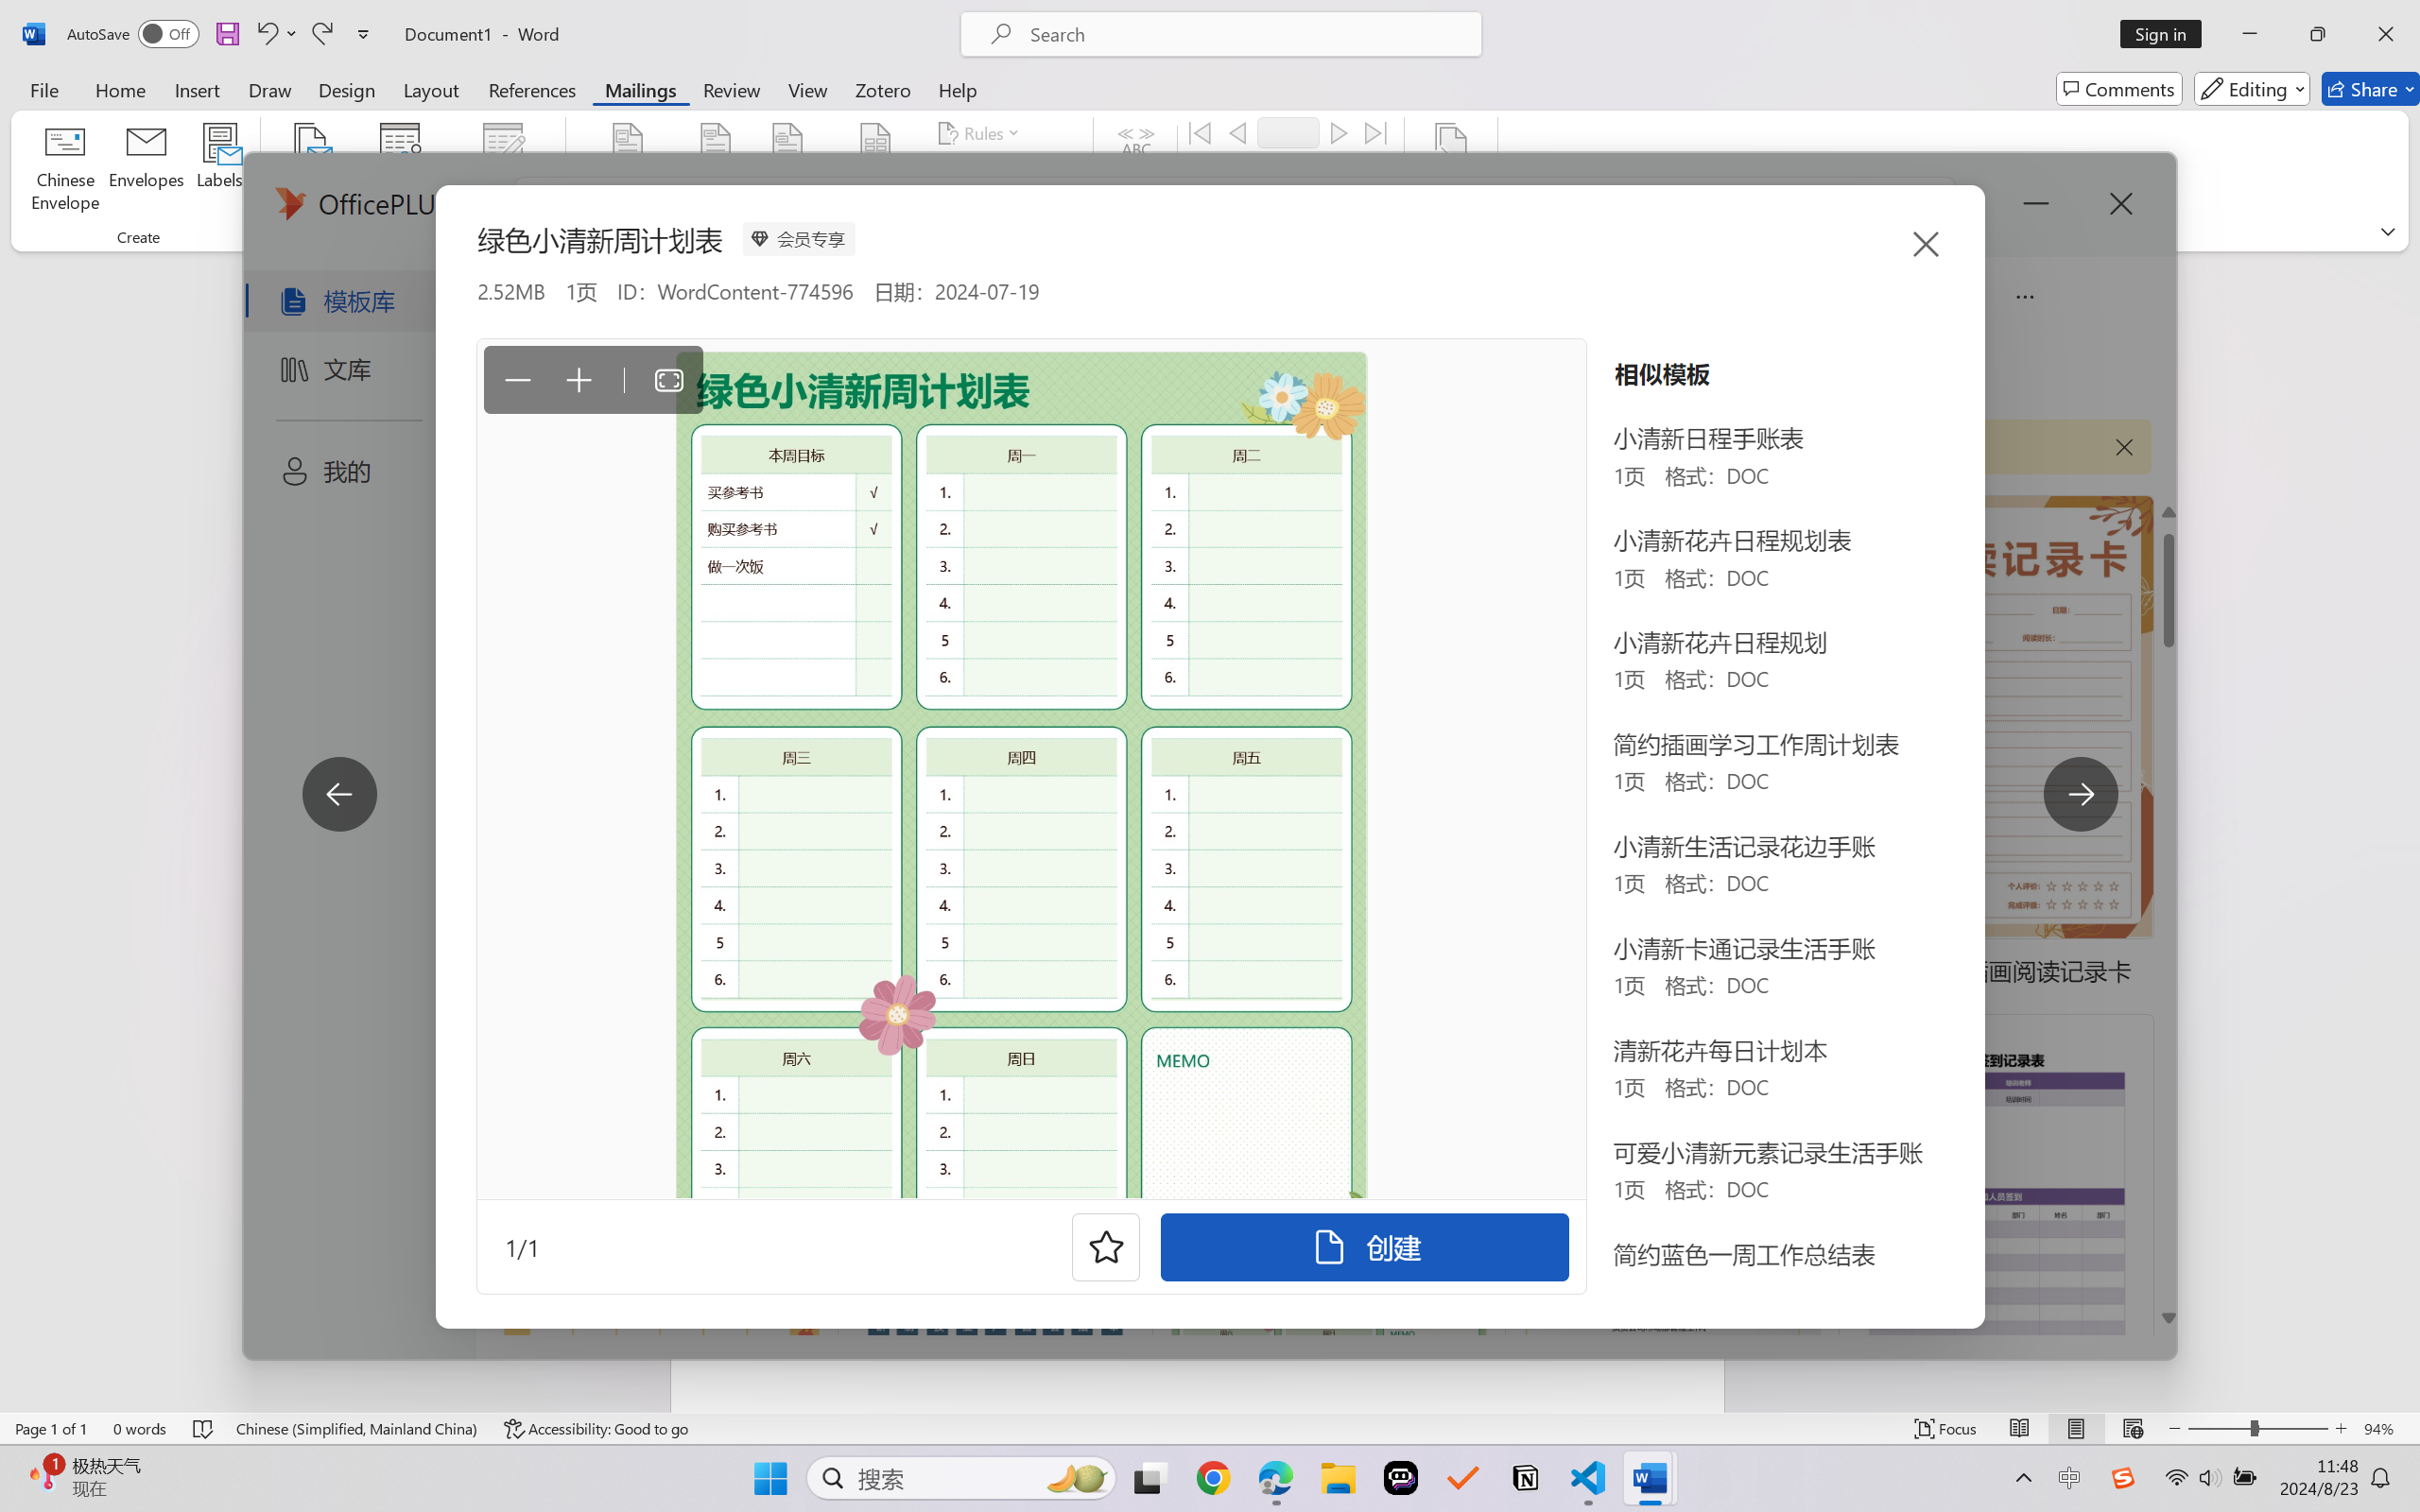 This screenshot has height=1512, width=2420. Describe the element at coordinates (65, 170) in the screenshot. I see `'Chinese Envelope...'` at that location.